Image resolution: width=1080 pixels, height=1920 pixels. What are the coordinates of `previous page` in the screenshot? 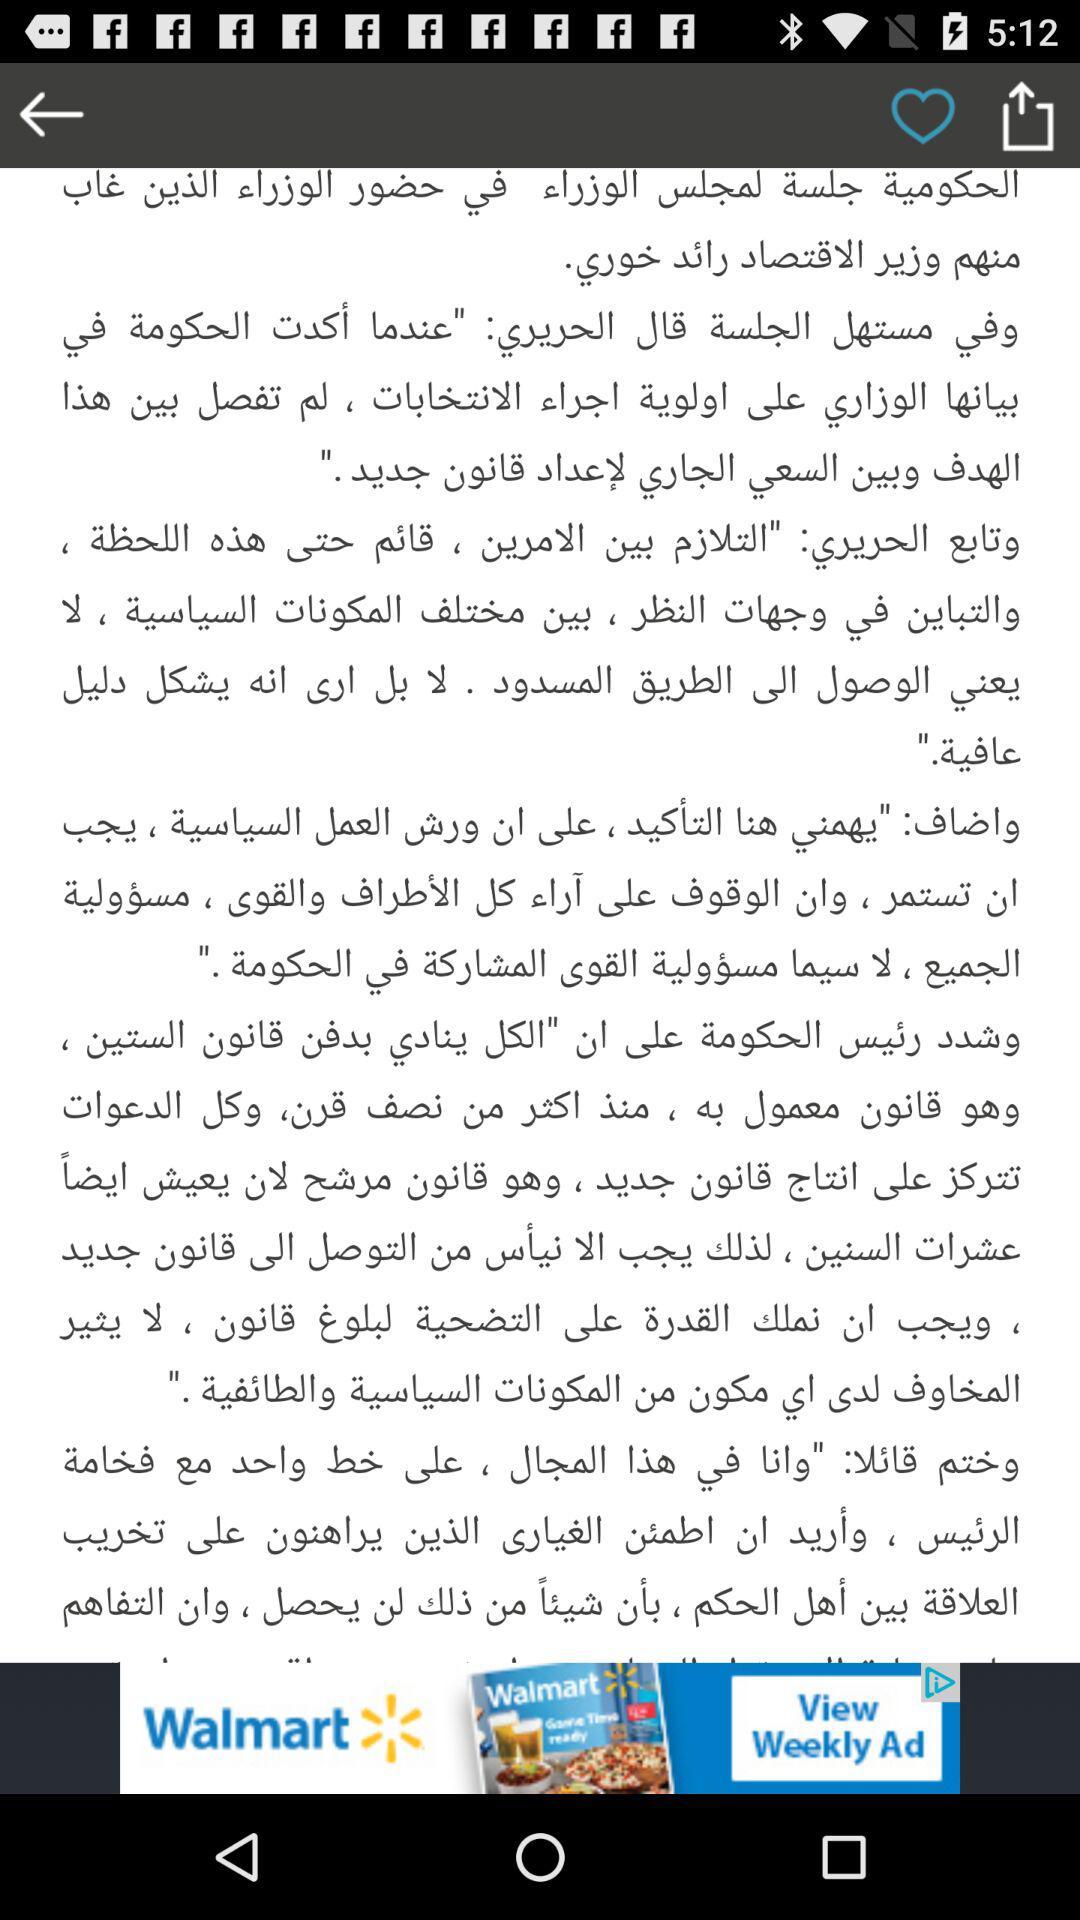 It's located at (51, 114).